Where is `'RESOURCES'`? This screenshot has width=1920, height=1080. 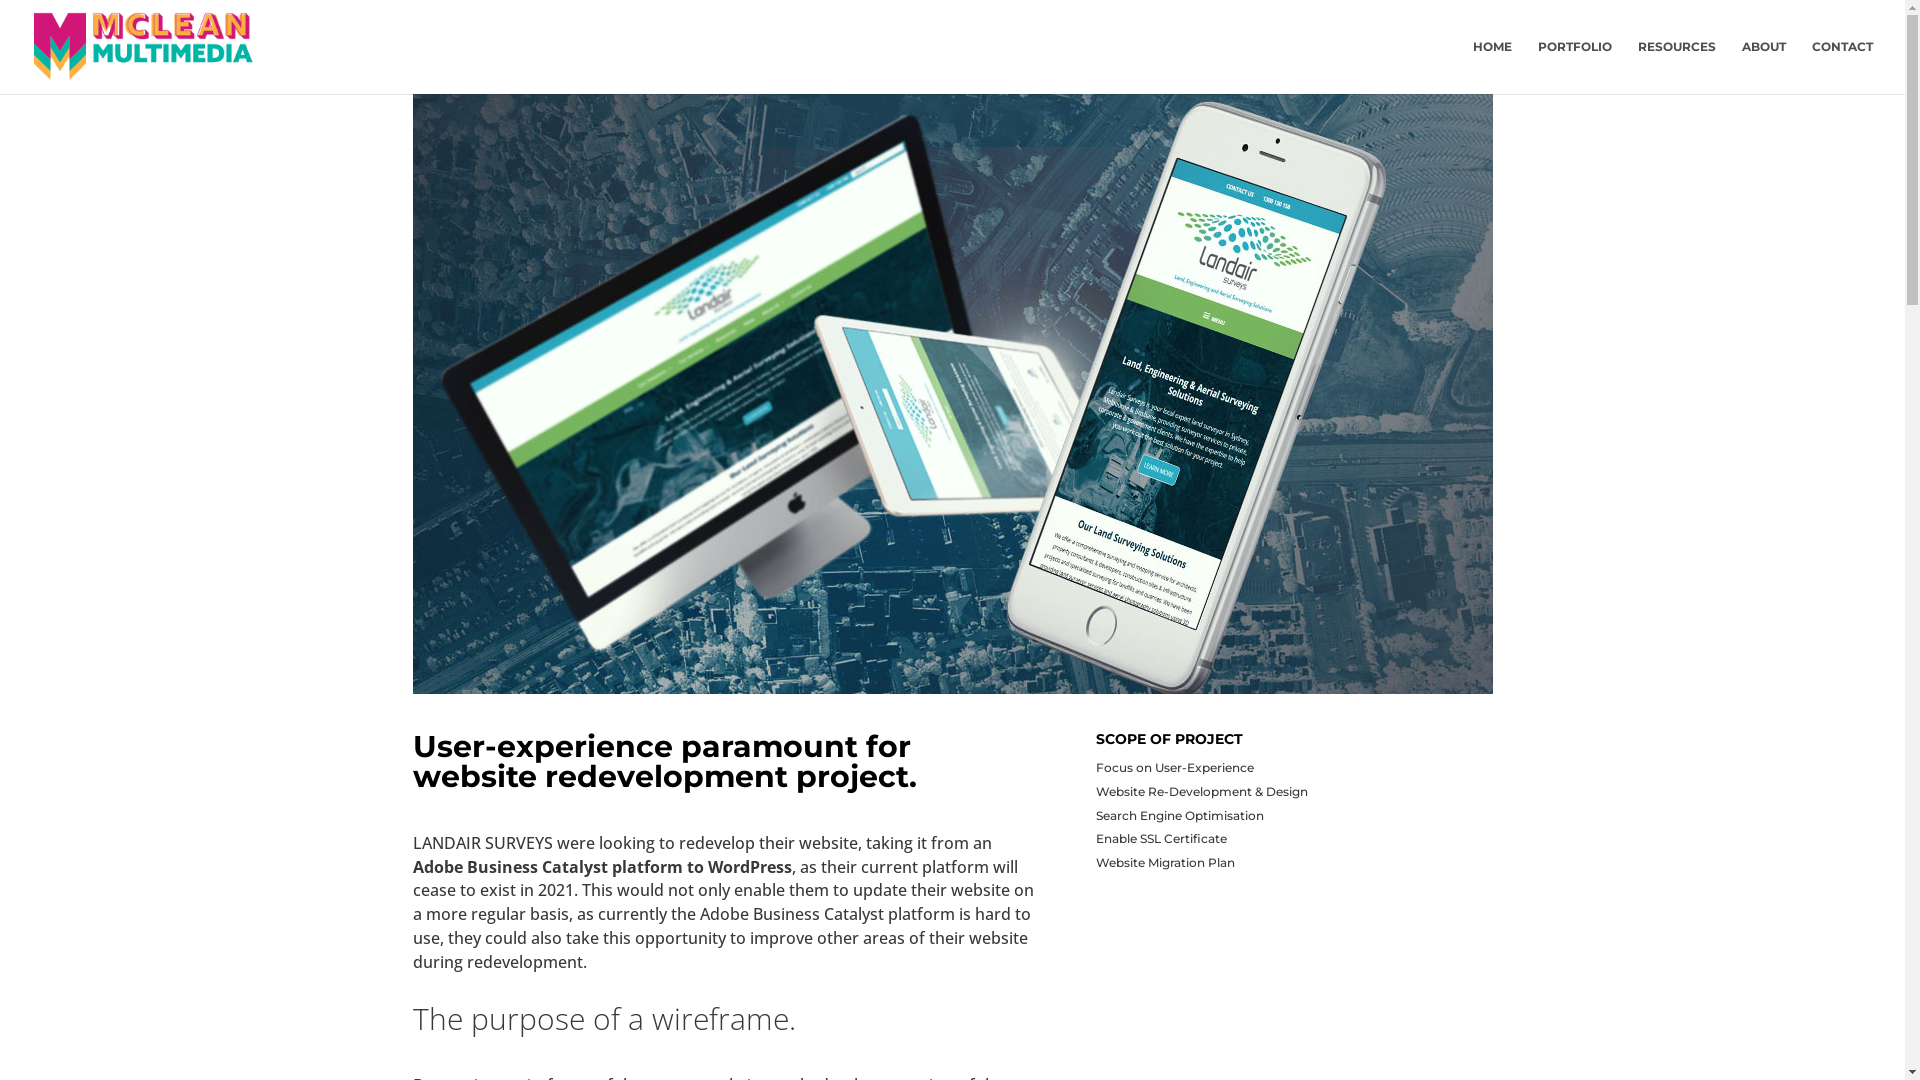 'RESOURCES' is located at coordinates (1676, 65).